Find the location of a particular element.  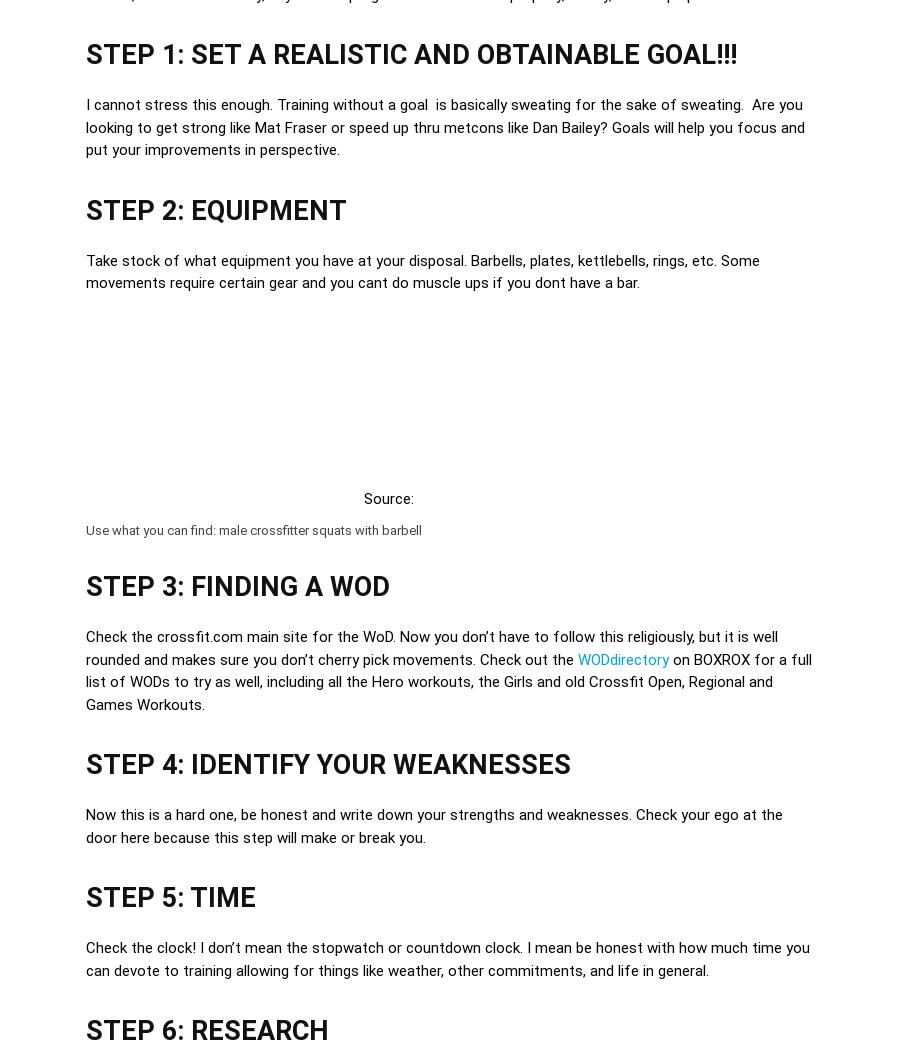

'Check the crossfit.com main site for the WoD. Now you don’t have to follow this religiously, but it is well rounded and makes sure you don’t cherry pick movements. Check out the' is located at coordinates (432, 647).